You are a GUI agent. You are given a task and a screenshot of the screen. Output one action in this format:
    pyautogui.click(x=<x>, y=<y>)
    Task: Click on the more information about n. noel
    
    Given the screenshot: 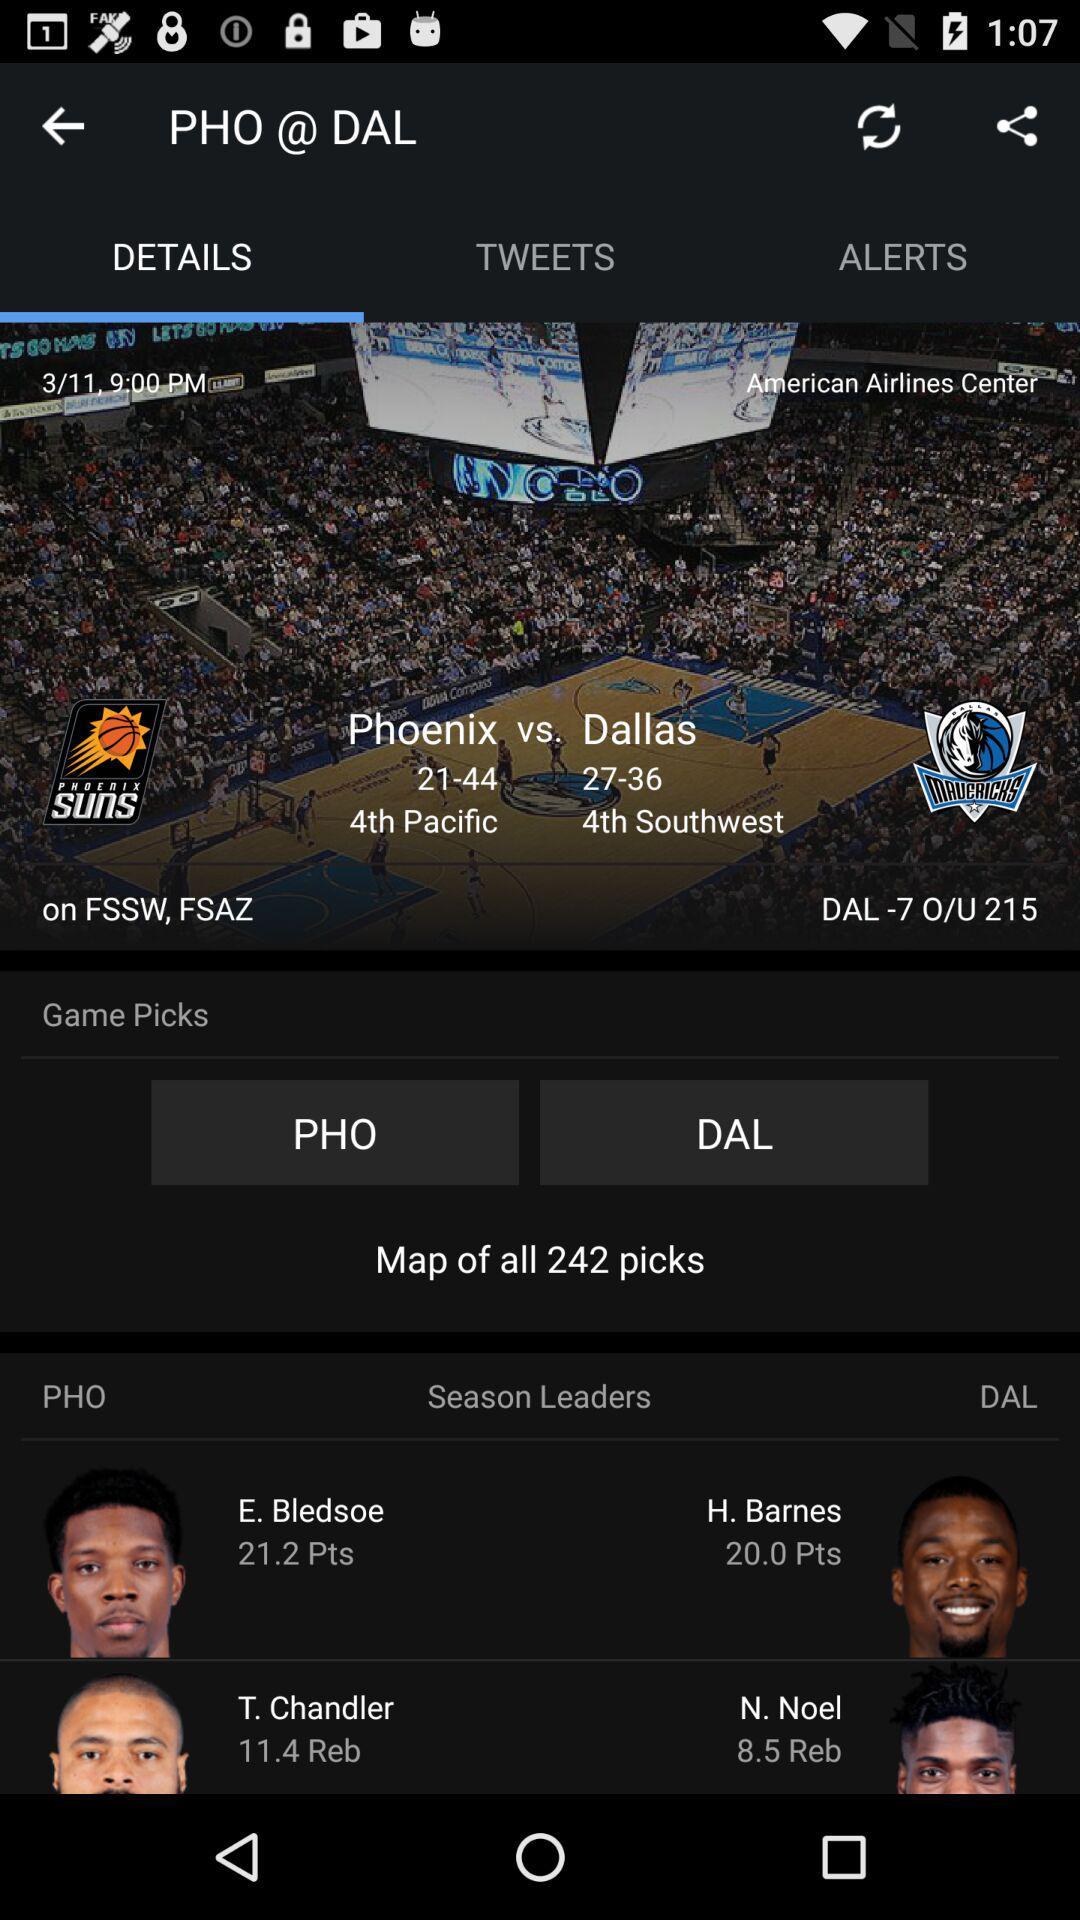 What is the action you would take?
    pyautogui.click(x=922, y=1725)
    